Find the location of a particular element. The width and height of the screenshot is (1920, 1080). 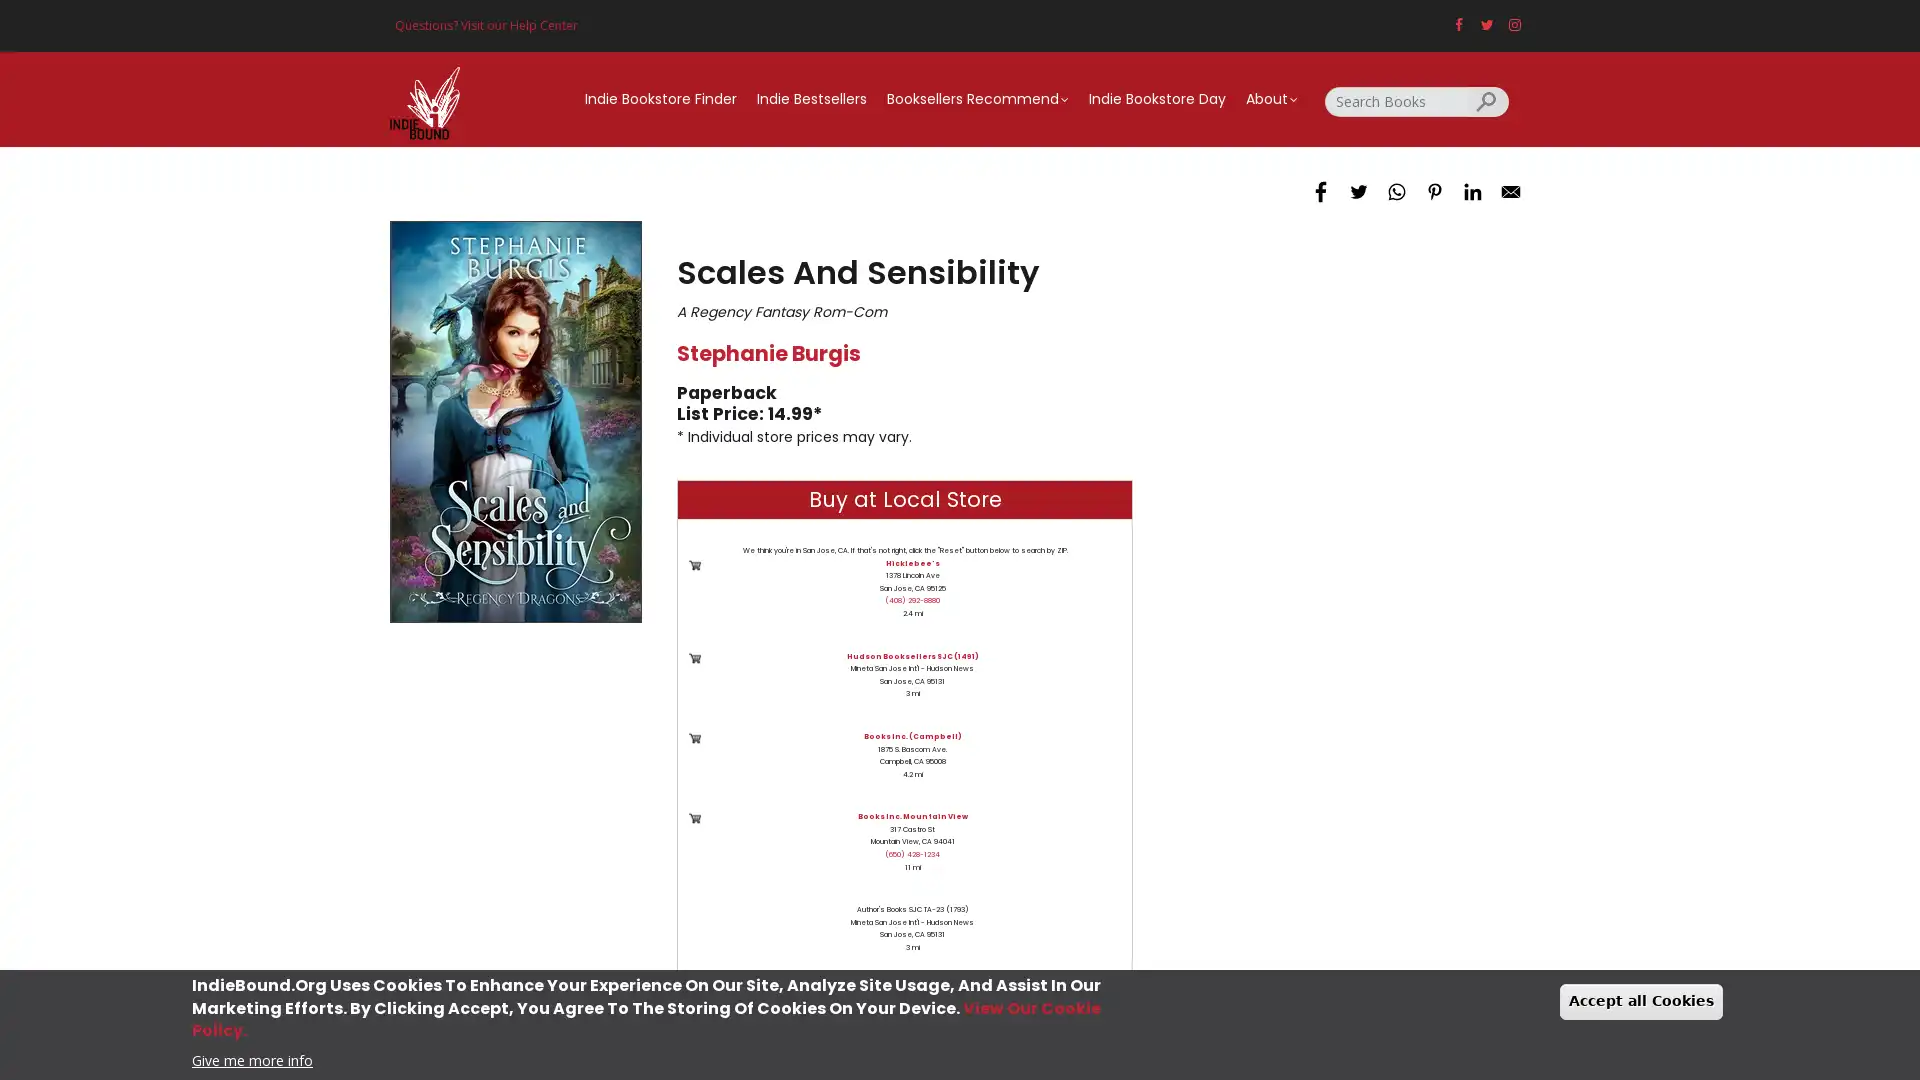

Show 5 More is located at coordinates (944, 1009).